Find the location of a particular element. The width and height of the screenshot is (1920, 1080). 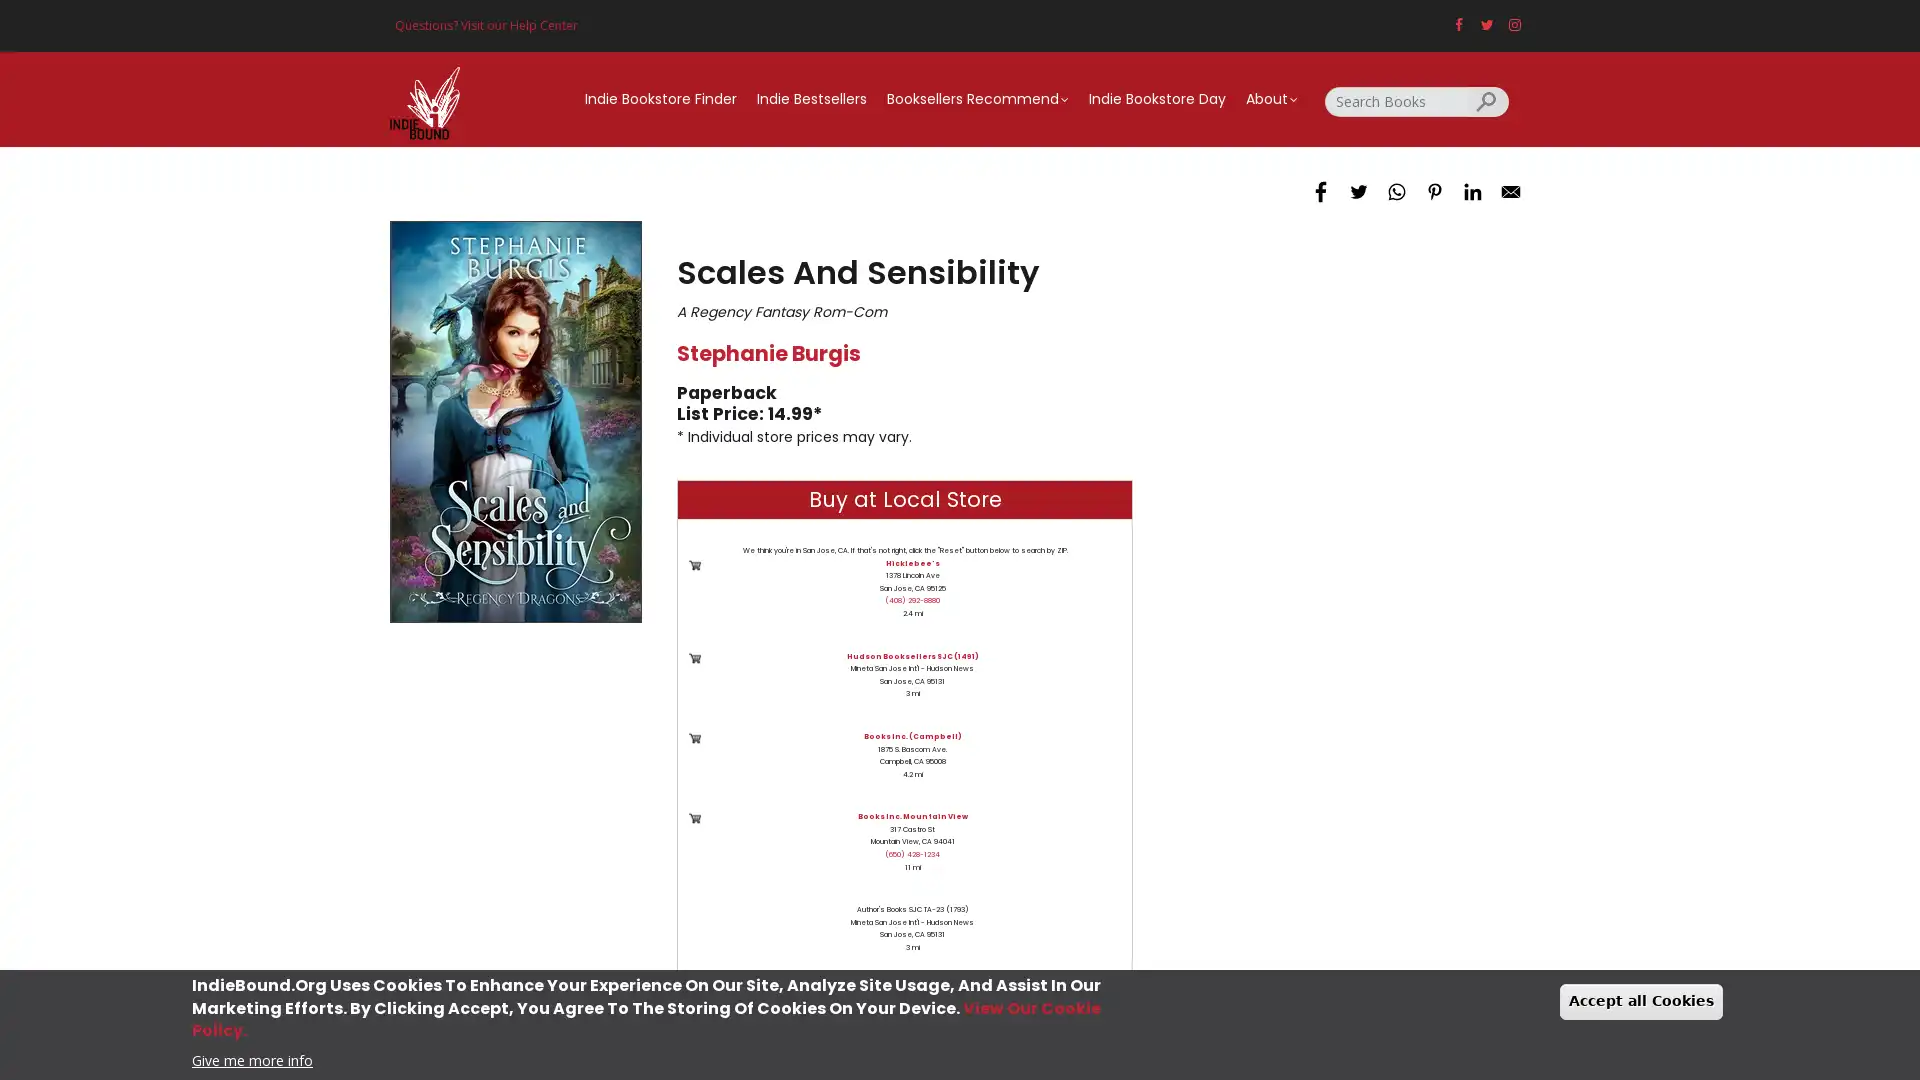

Show 5 More is located at coordinates (944, 1009).